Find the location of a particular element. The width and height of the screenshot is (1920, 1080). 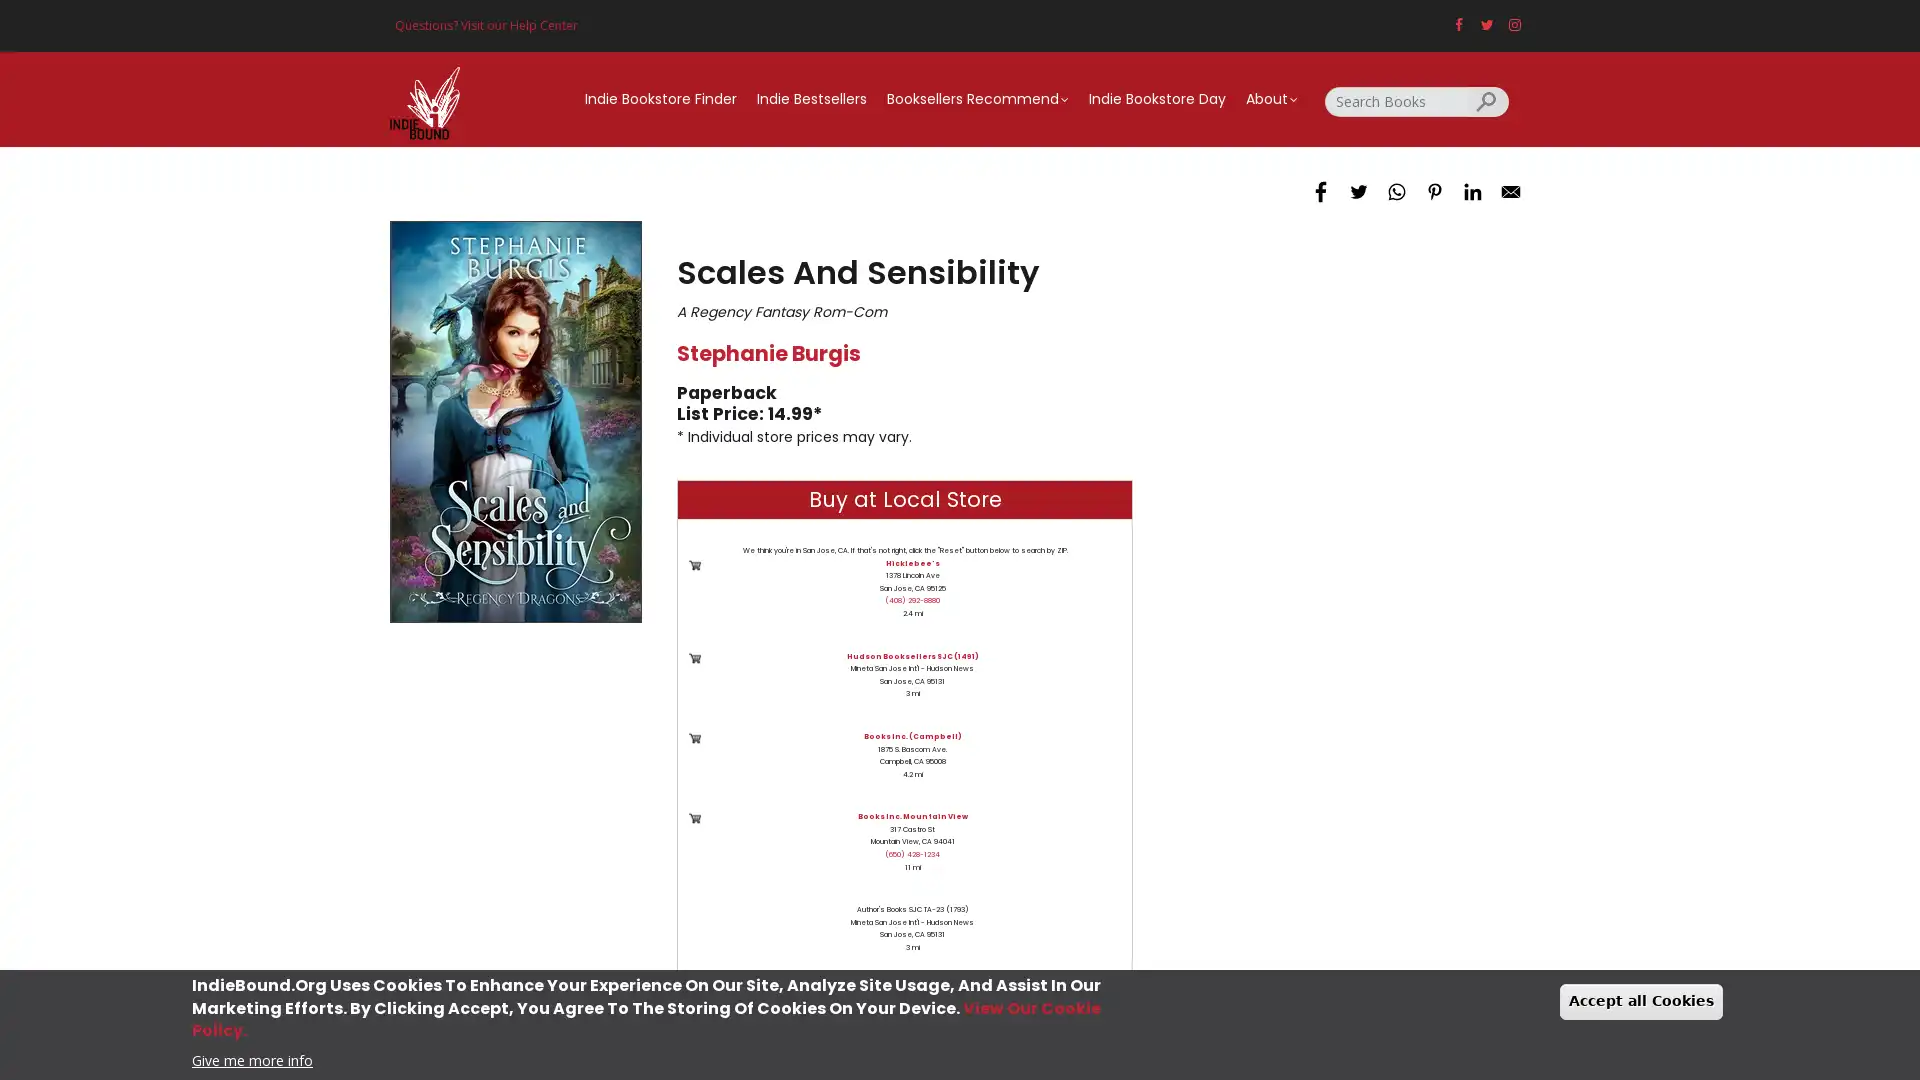

Show 5 More is located at coordinates (944, 1009).